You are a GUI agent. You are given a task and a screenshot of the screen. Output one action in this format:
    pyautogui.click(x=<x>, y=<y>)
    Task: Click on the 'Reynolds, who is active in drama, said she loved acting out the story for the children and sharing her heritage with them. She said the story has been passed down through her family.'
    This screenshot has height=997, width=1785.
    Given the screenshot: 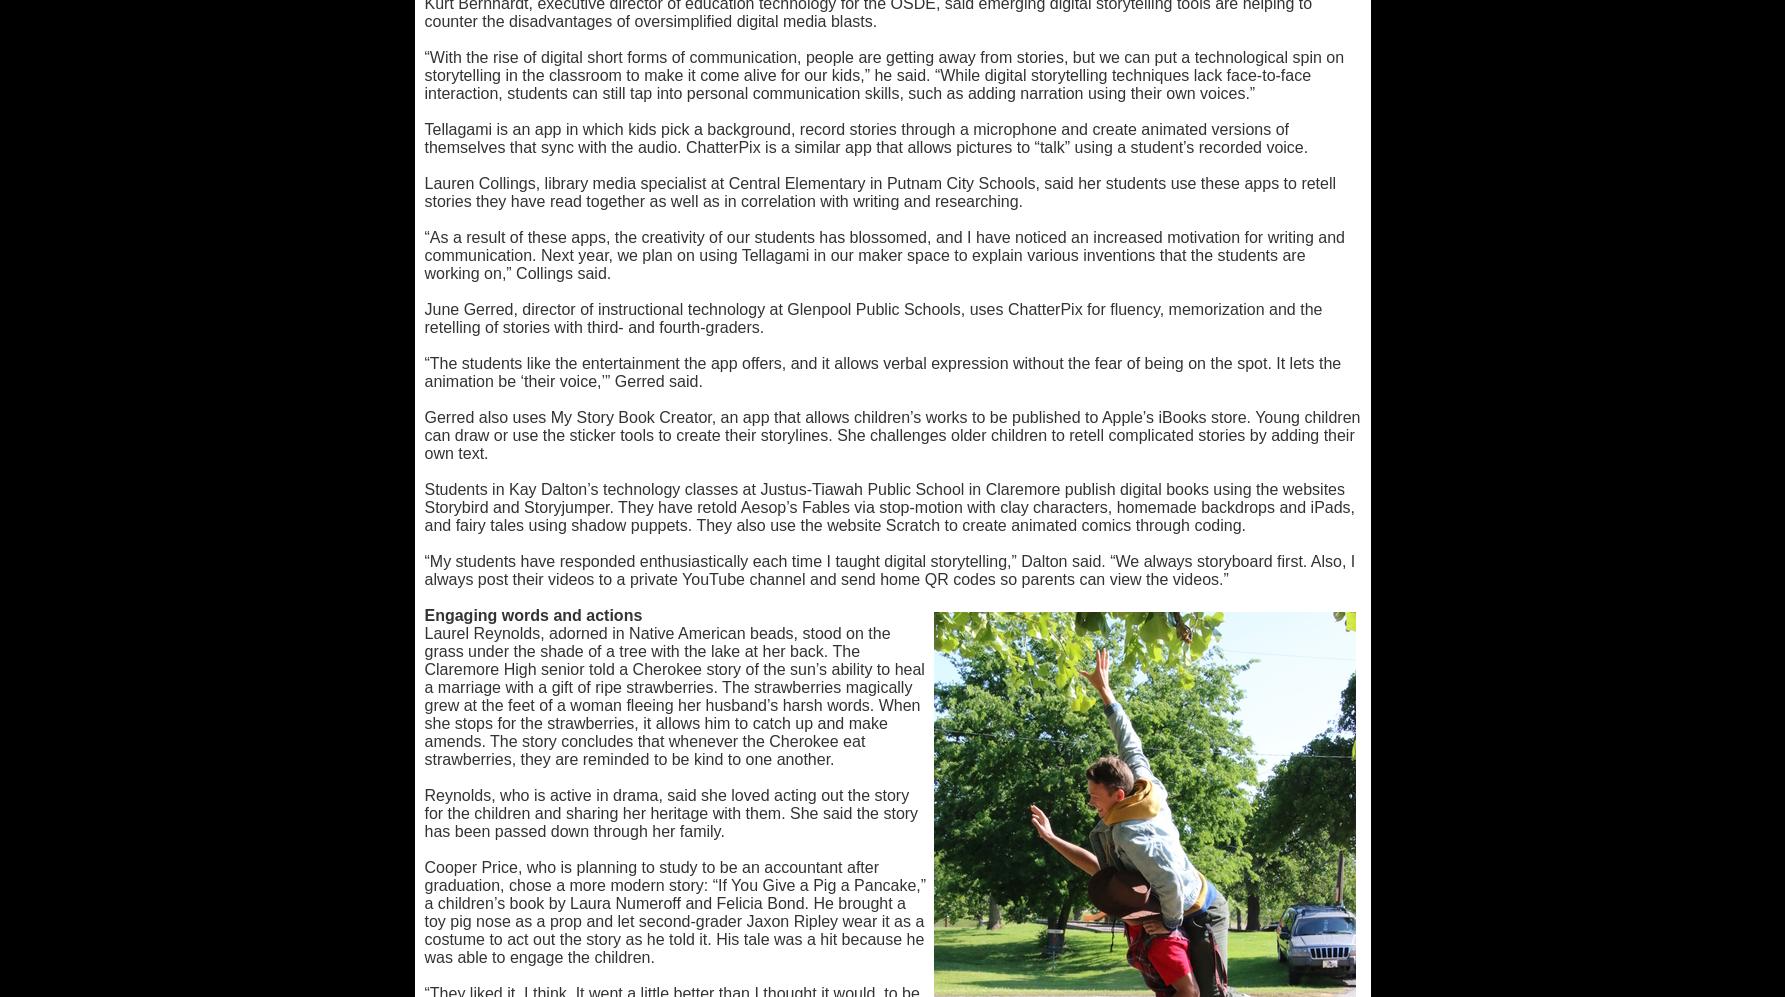 What is the action you would take?
    pyautogui.click(x=669, y=812)
    